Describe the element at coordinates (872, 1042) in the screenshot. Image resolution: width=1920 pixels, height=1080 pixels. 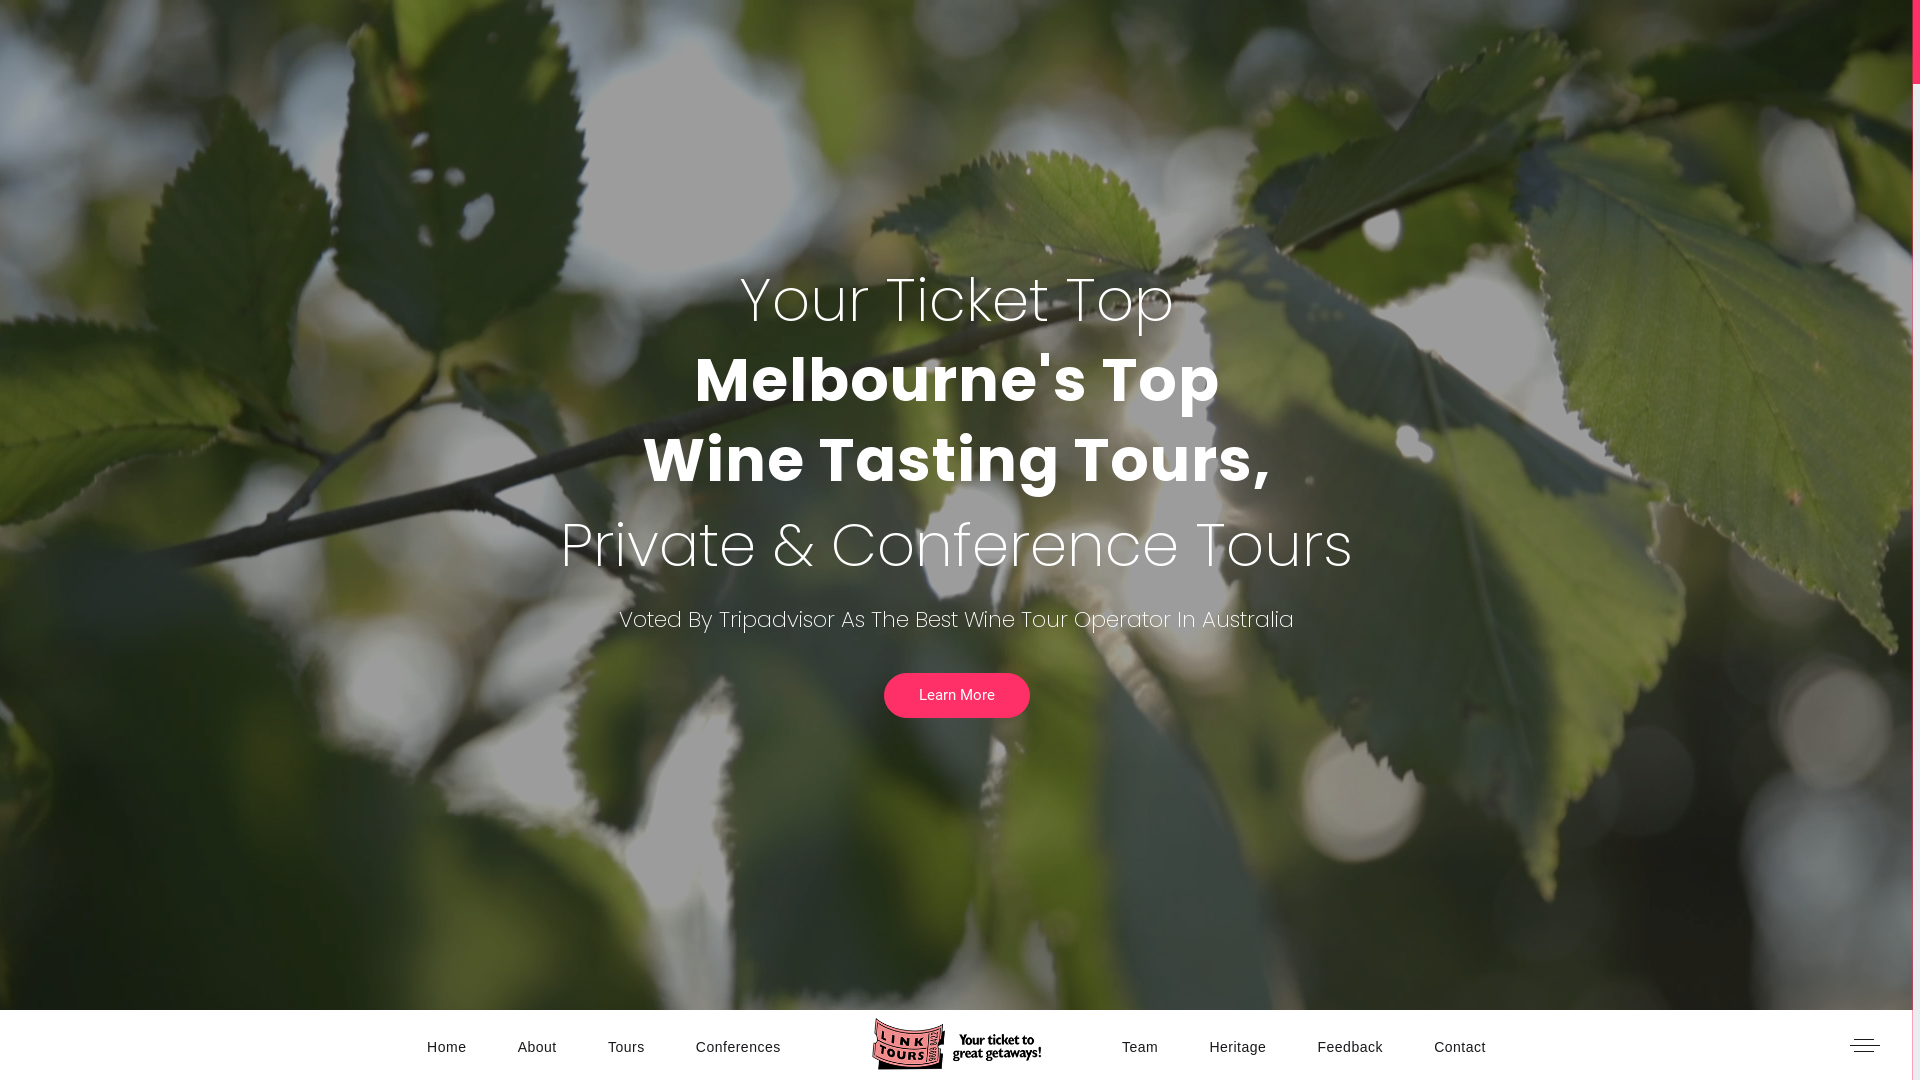
I see `'Logo'` at that location.